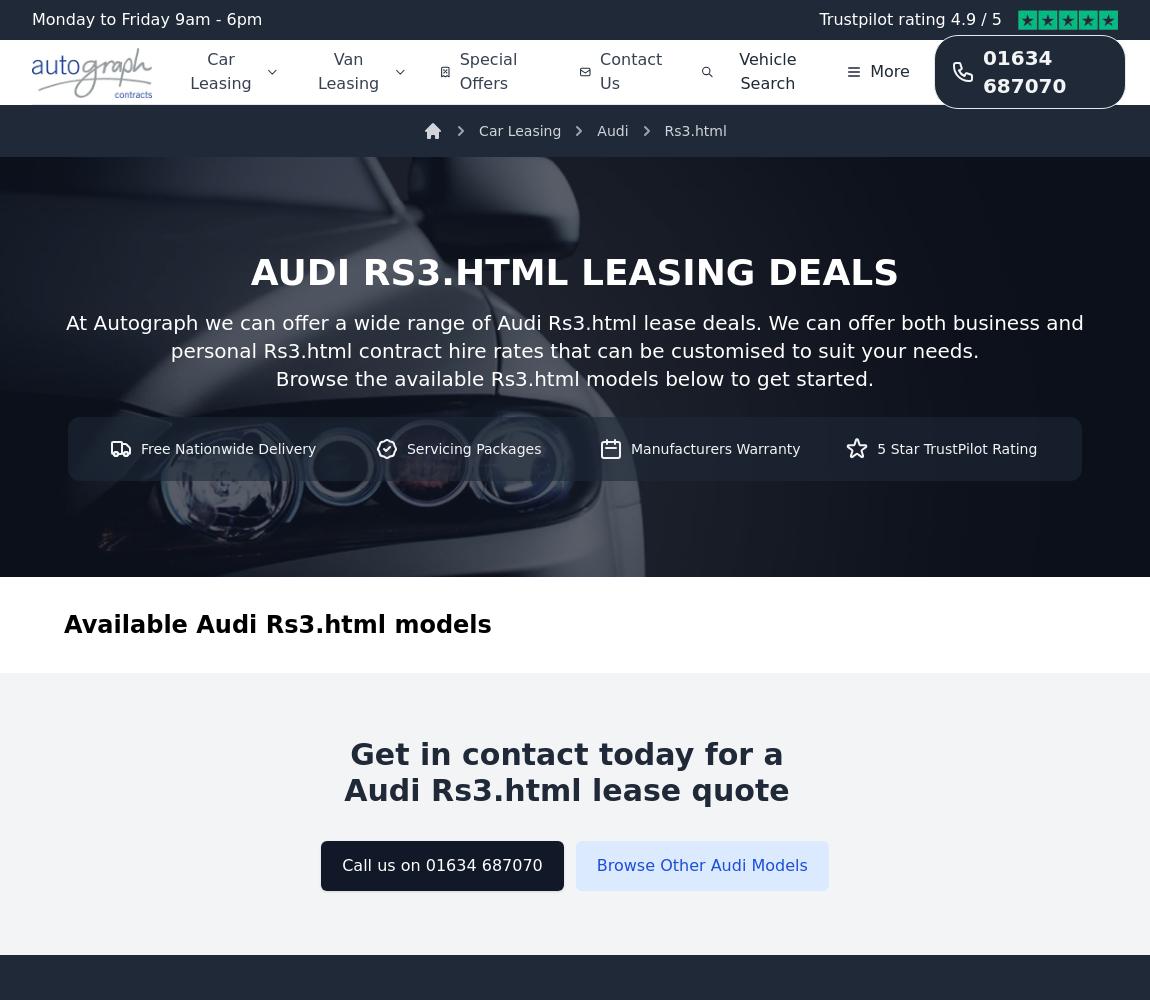  I want to click on 'rs3.html', so click(362, 272).